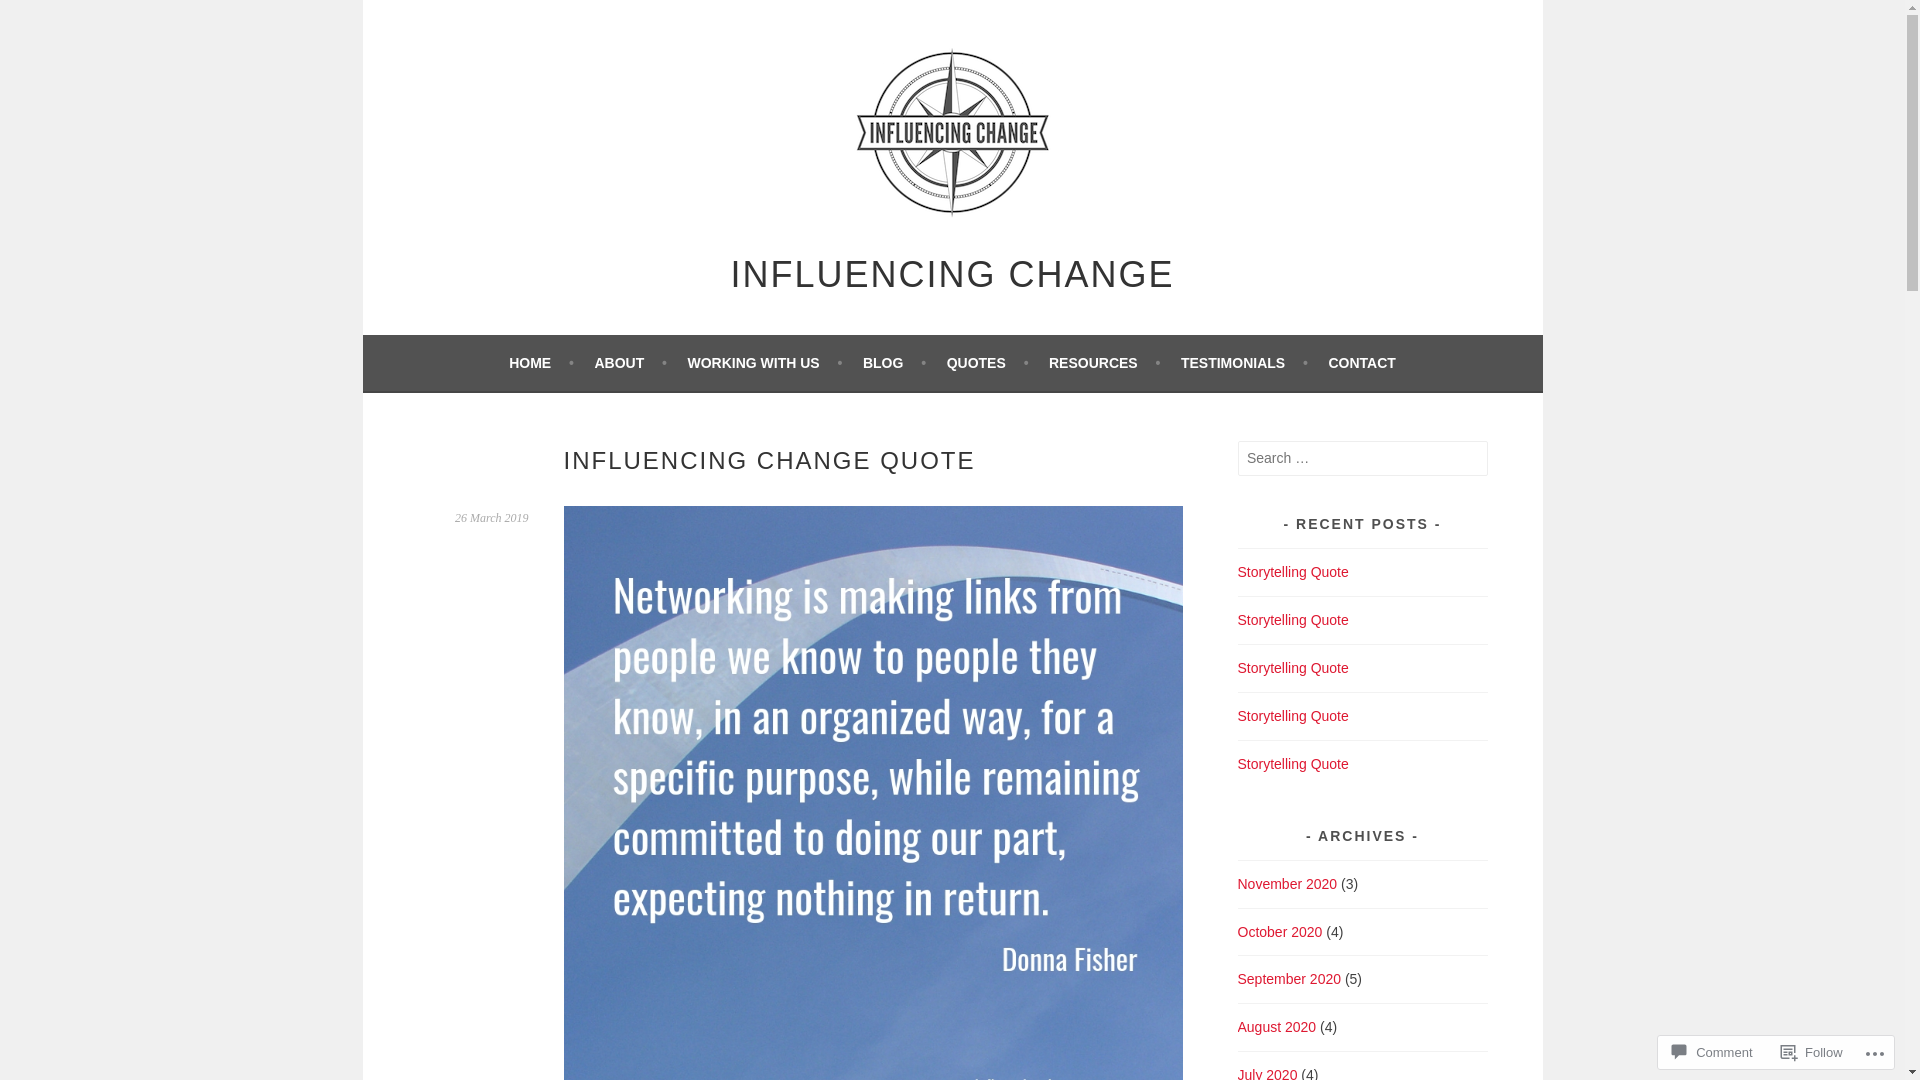 This screenshot has height=1080, width=1920. What do you see at coordinates (541, 362) in the screenshot?
I see `'HOME'` at bounding box center [541, 362].